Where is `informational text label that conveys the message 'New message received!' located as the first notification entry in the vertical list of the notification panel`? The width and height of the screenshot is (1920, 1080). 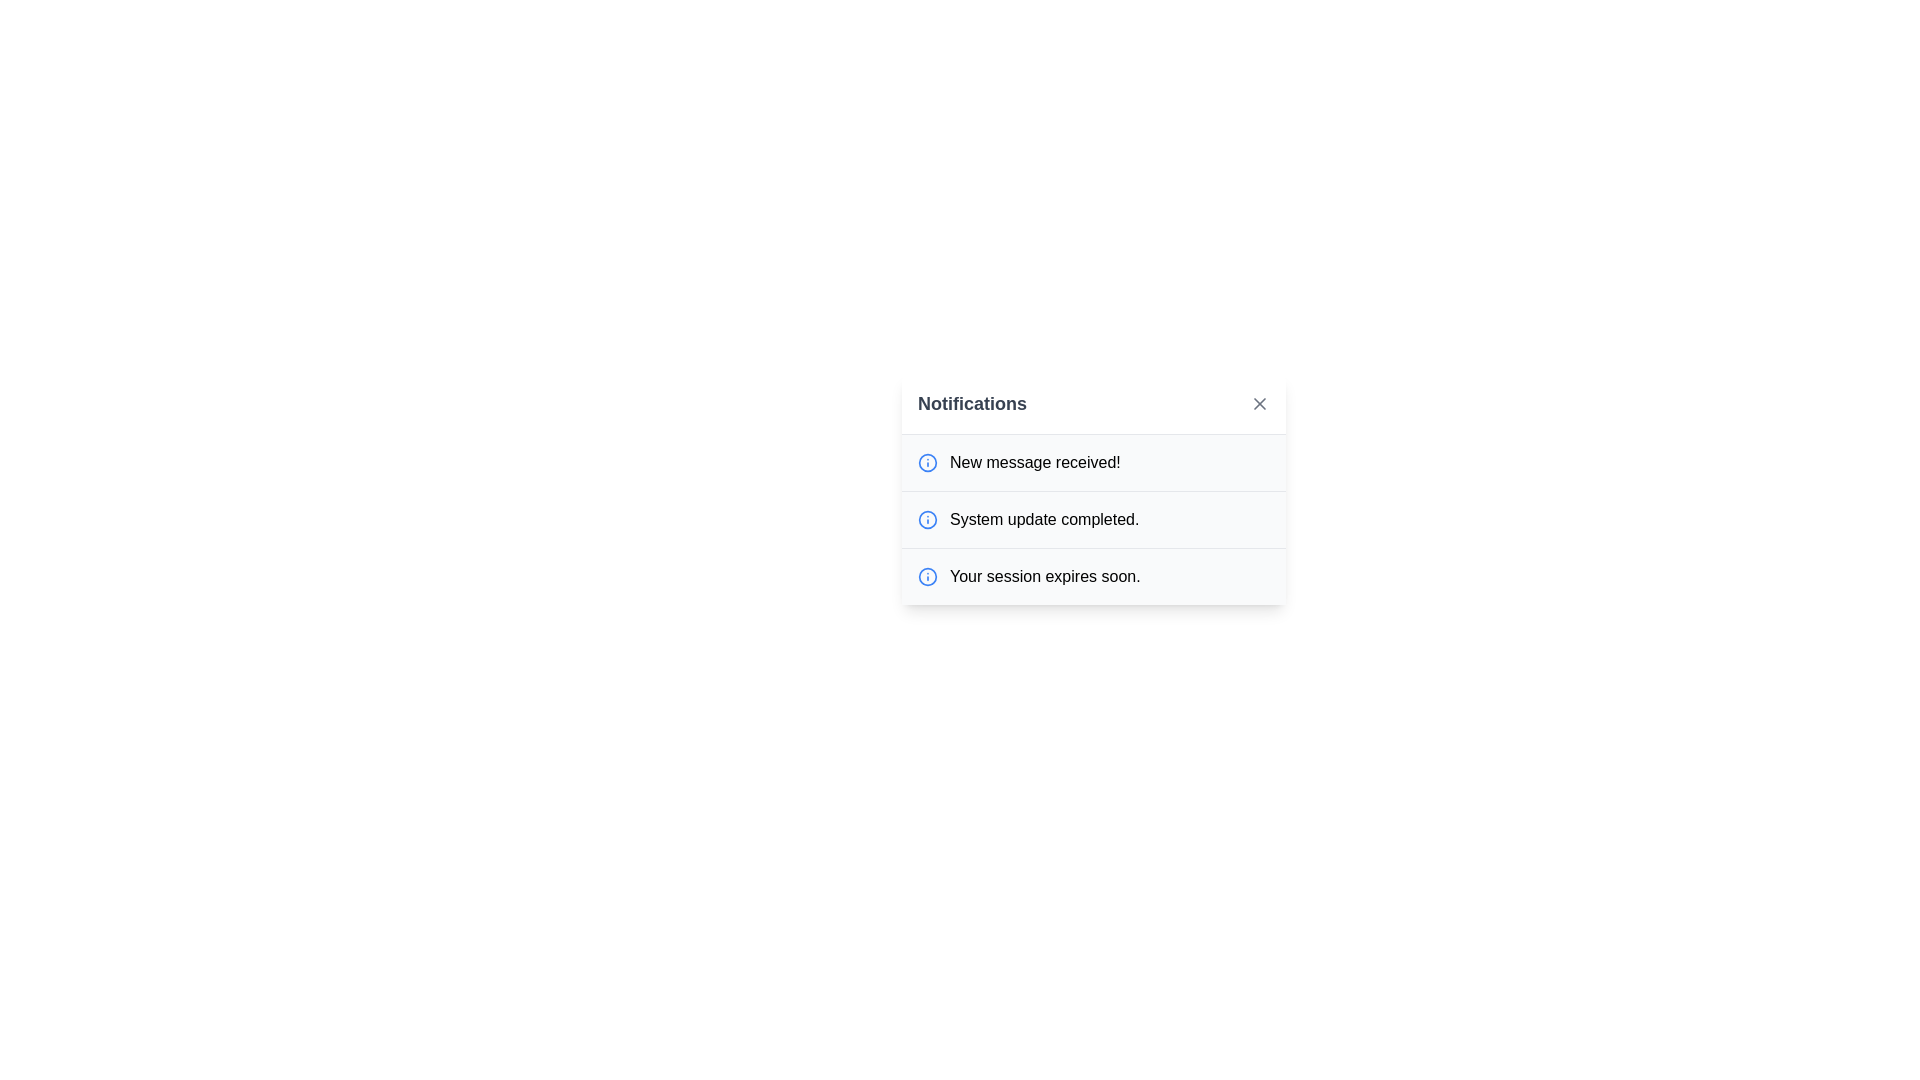 informational text label that conveys the message 'New message received!' located as the first notification entry in the vertical list of the notification panel is located at coordinates (1035, 462).